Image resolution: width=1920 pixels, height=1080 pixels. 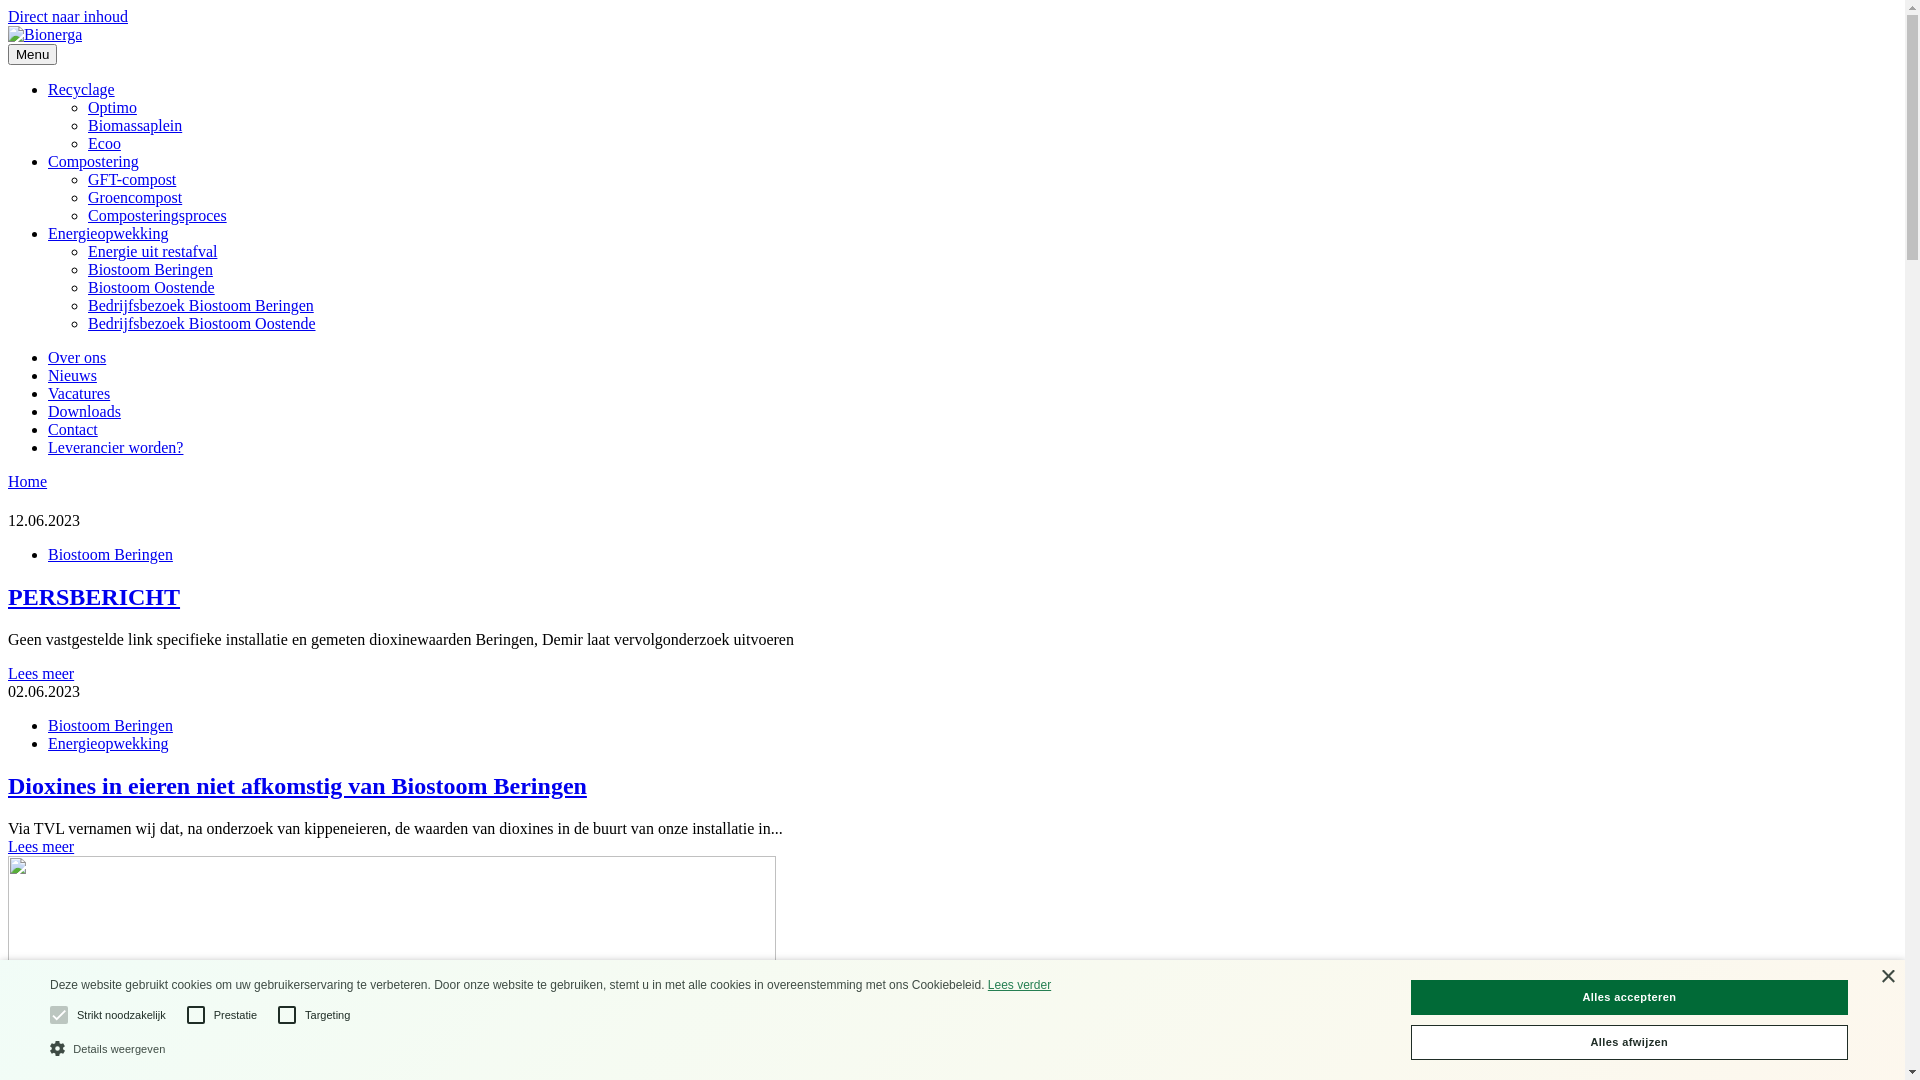 What do you see at coordinates (107, 743) in the screenshot?
I see `'Energieopwekking'` at bounding box center [107, 743].